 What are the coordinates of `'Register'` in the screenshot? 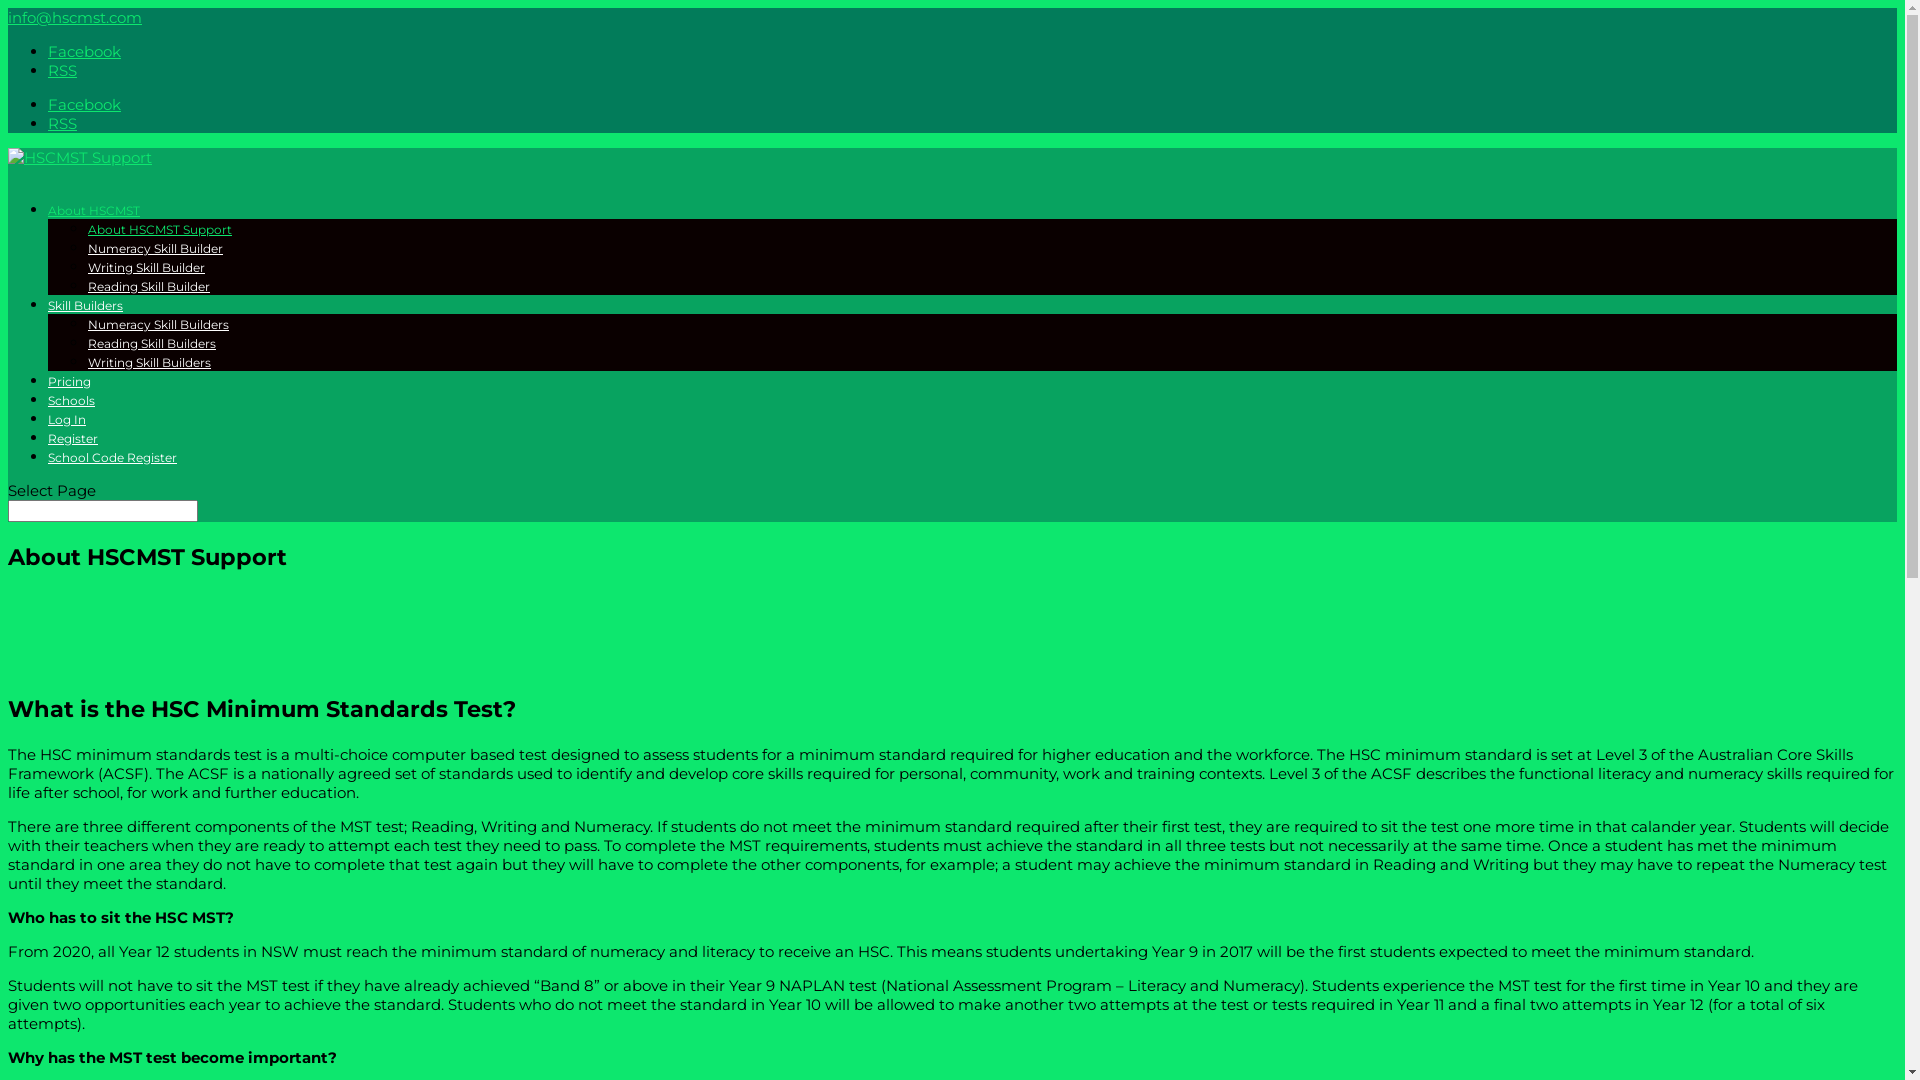 It's located at (72, 446).